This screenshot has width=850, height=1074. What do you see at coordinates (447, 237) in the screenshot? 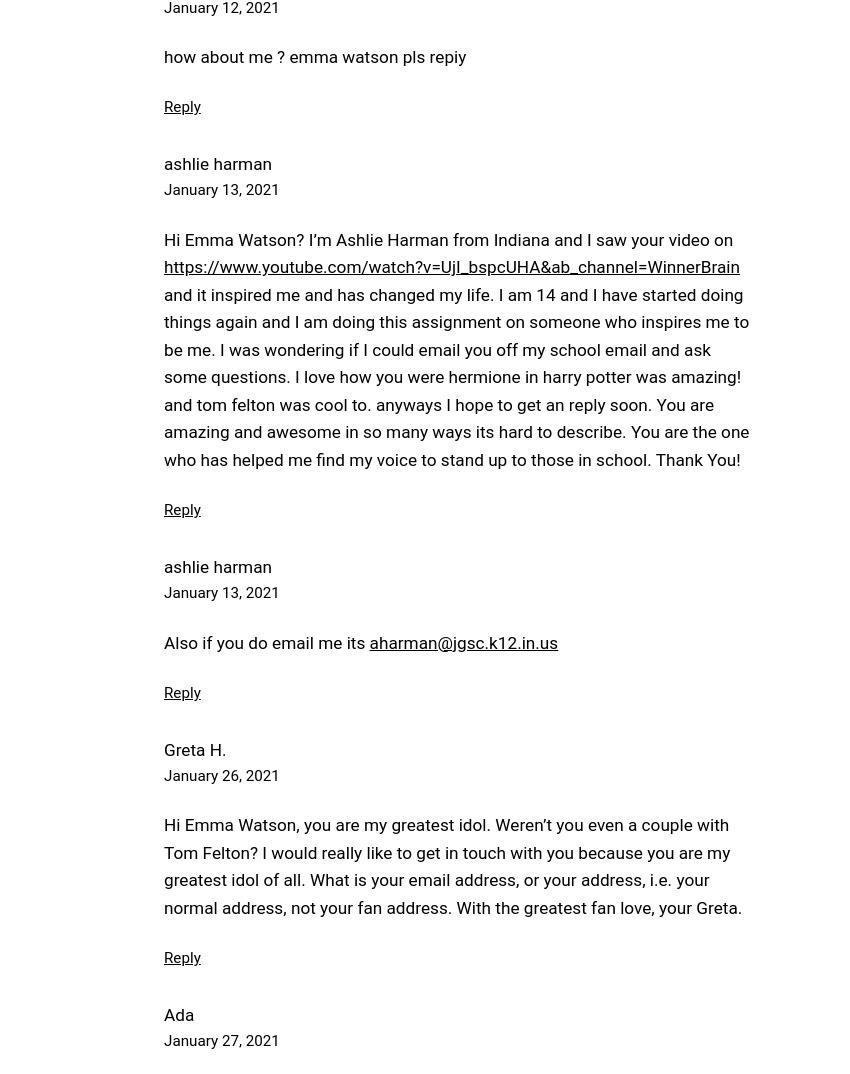
I see `'Hi Emma Watson? I’m Ashlie Harman from Indiana and I saw your video on'` at bounding box center [447, 237].